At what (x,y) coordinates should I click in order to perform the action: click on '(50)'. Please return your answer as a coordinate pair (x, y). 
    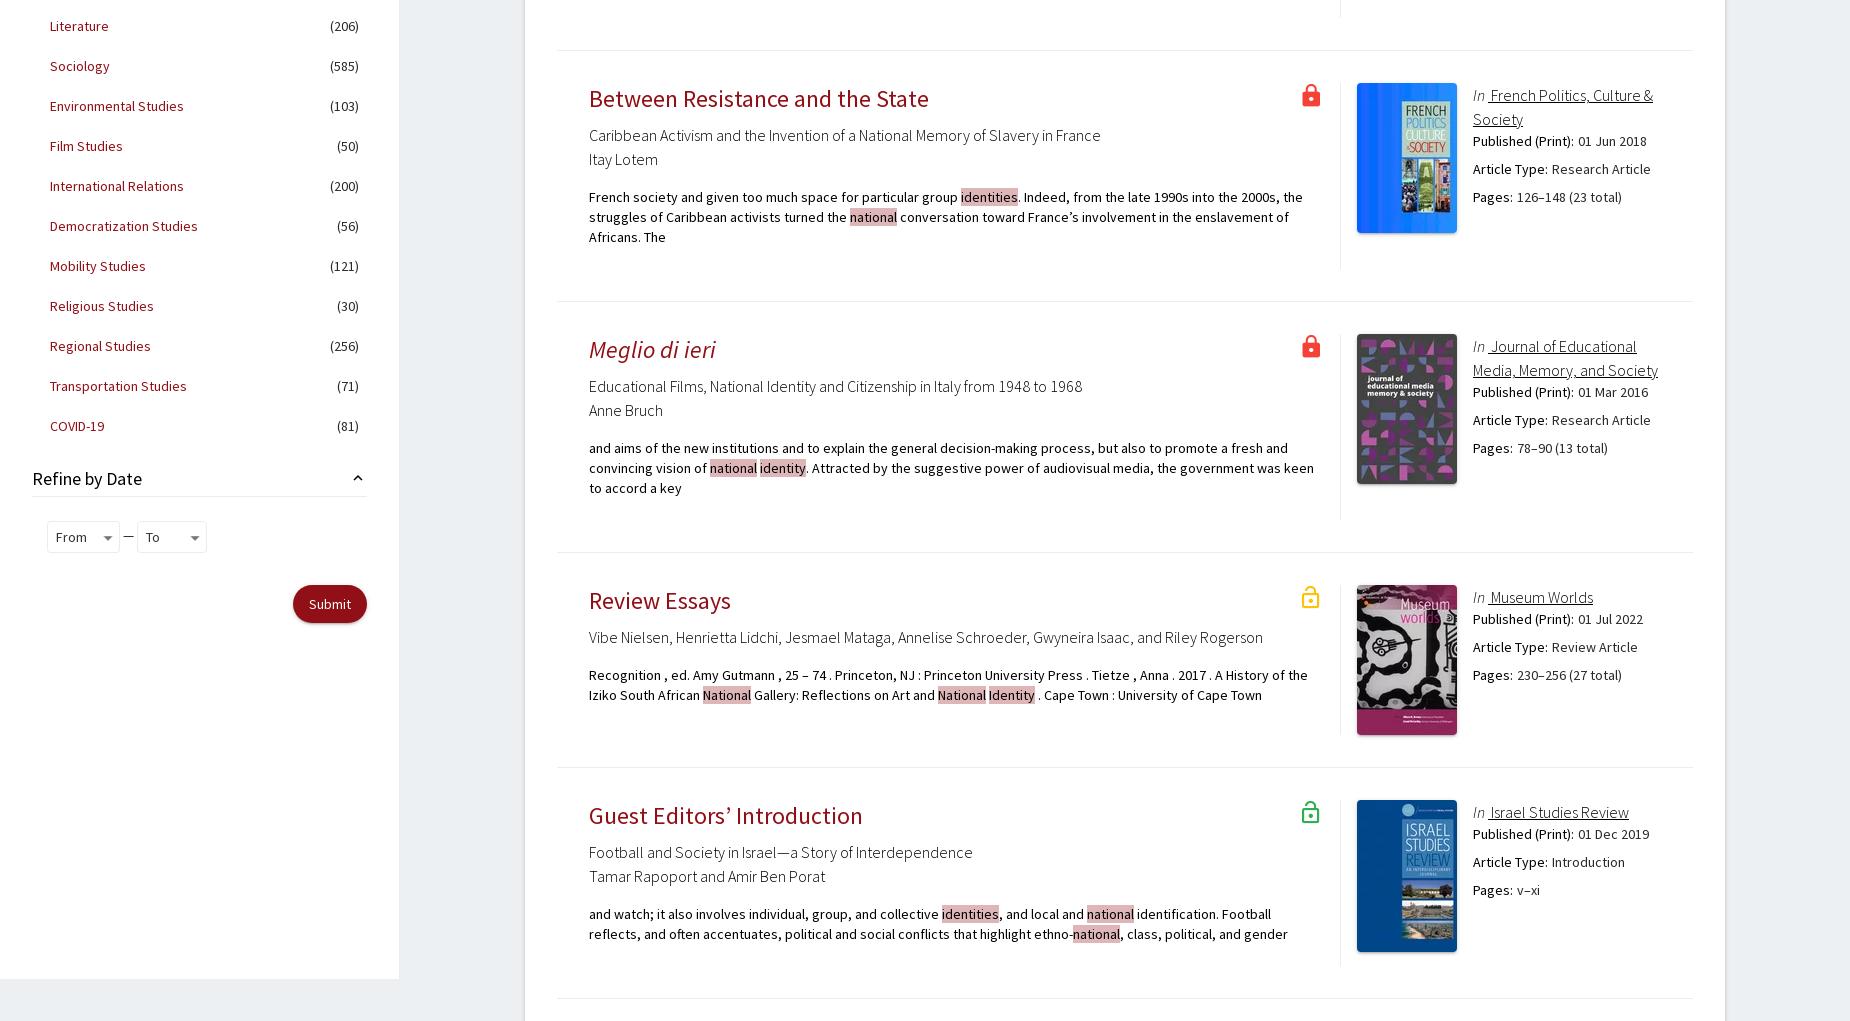
    Looking at the image, I should click on (346, 146).